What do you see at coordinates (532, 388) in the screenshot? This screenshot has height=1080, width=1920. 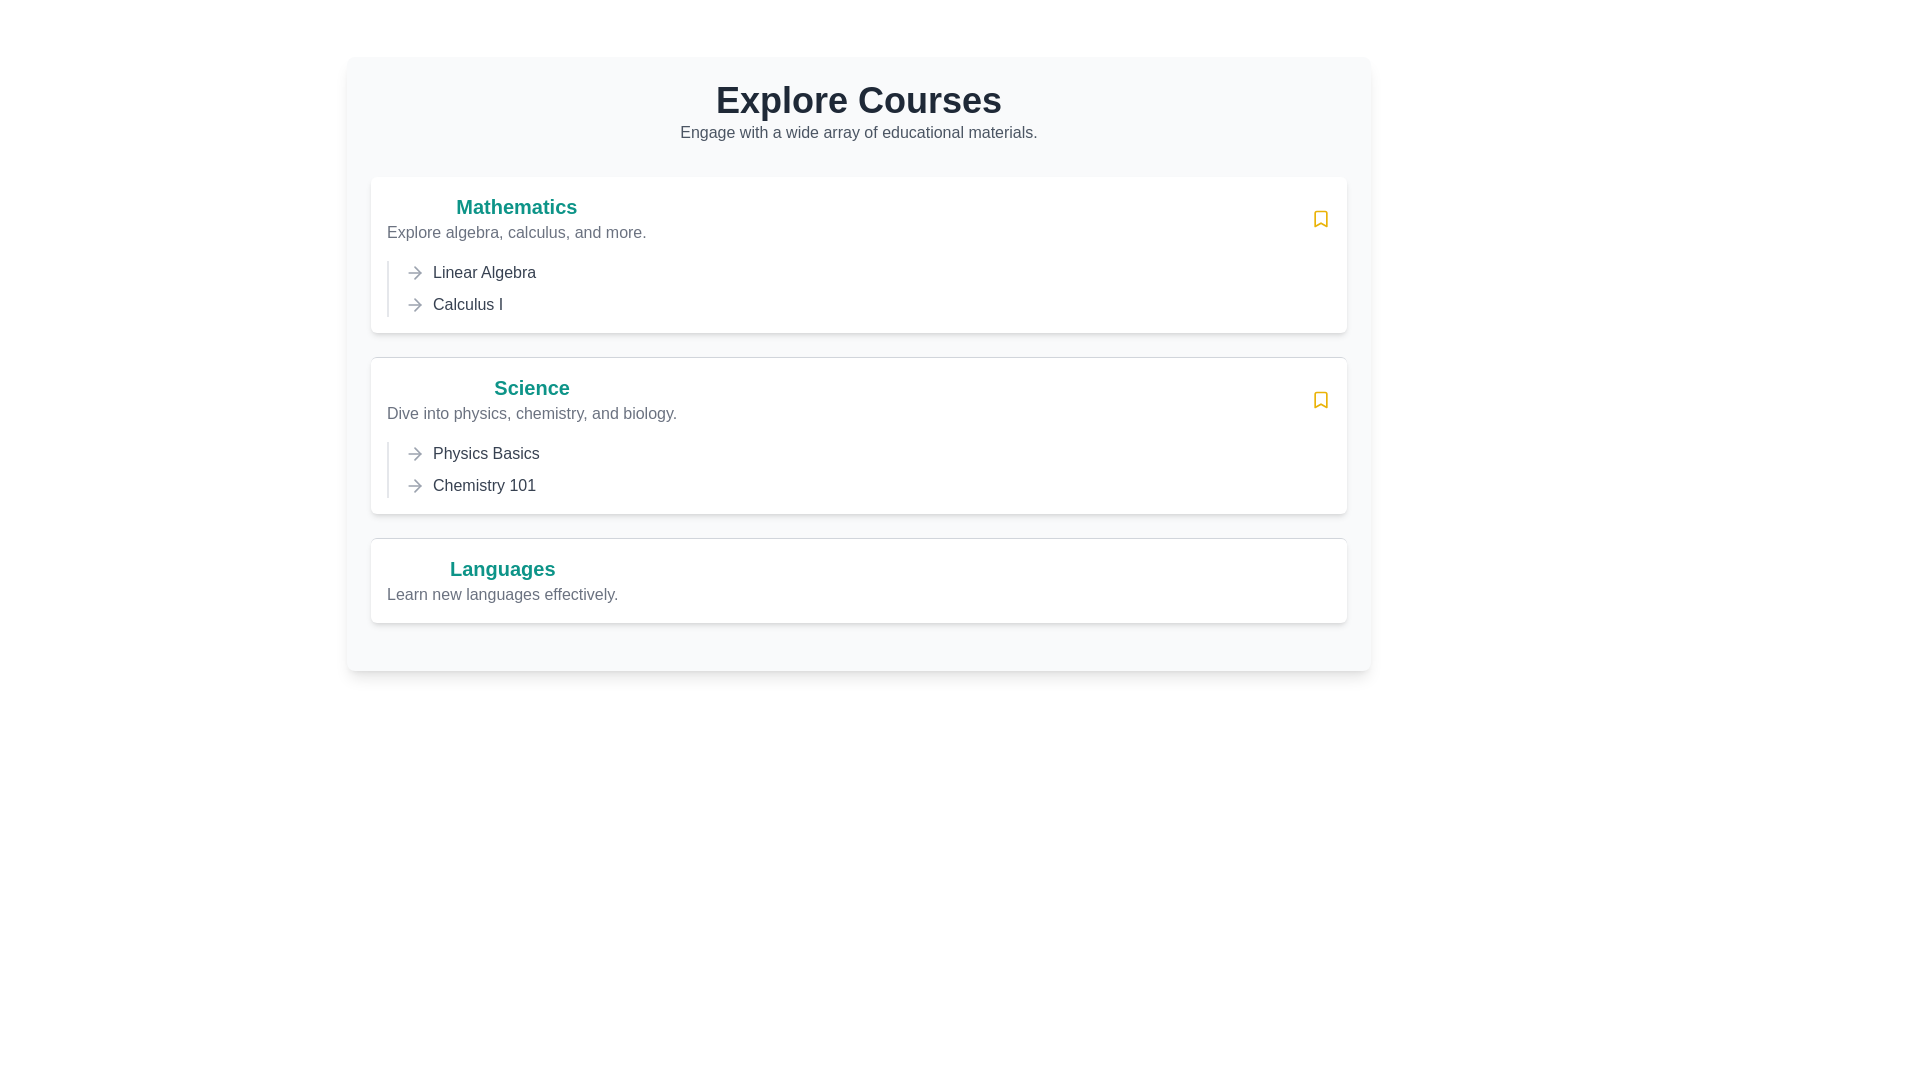 I see `the 'Science' hyperlink, which is a bold and enlarged teal text link located in the second card section` at bounding box center [532, 388].